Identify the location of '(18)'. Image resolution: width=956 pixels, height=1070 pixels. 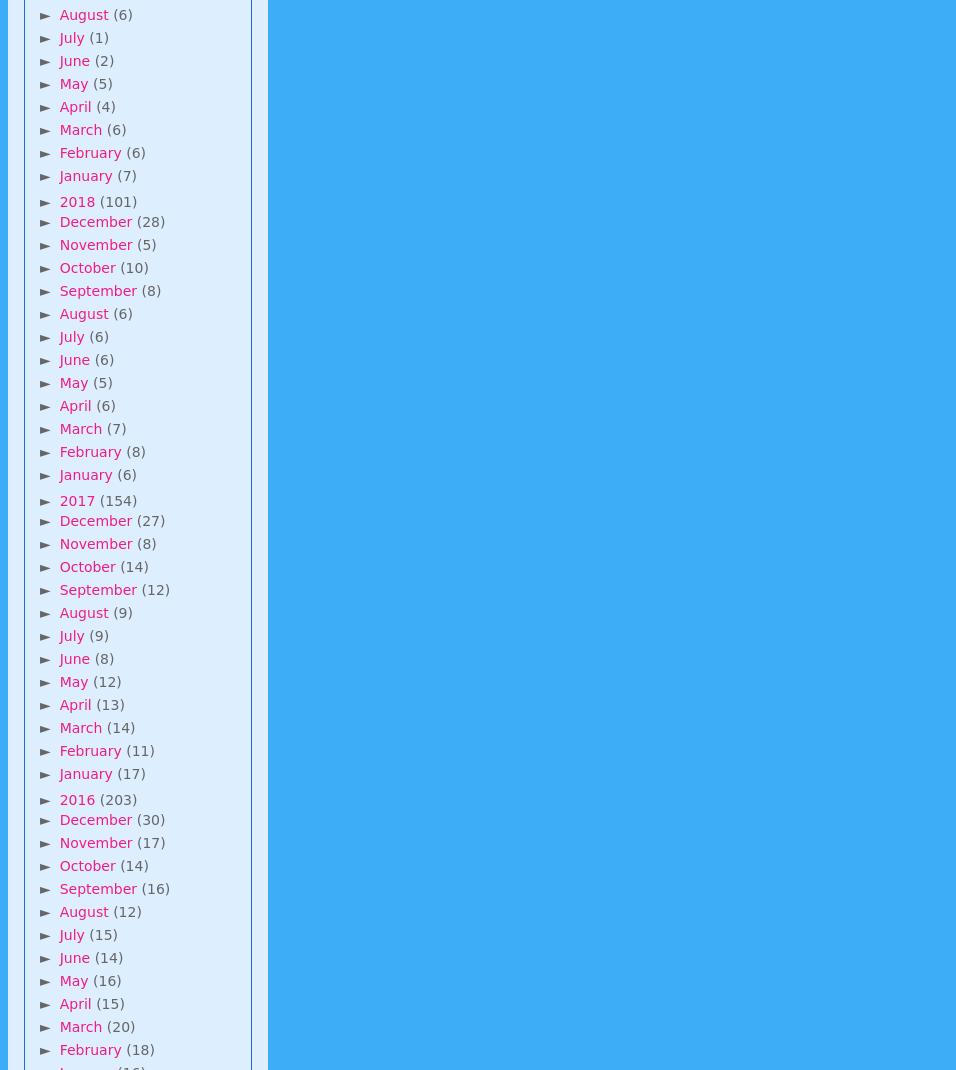
(139, 1049).